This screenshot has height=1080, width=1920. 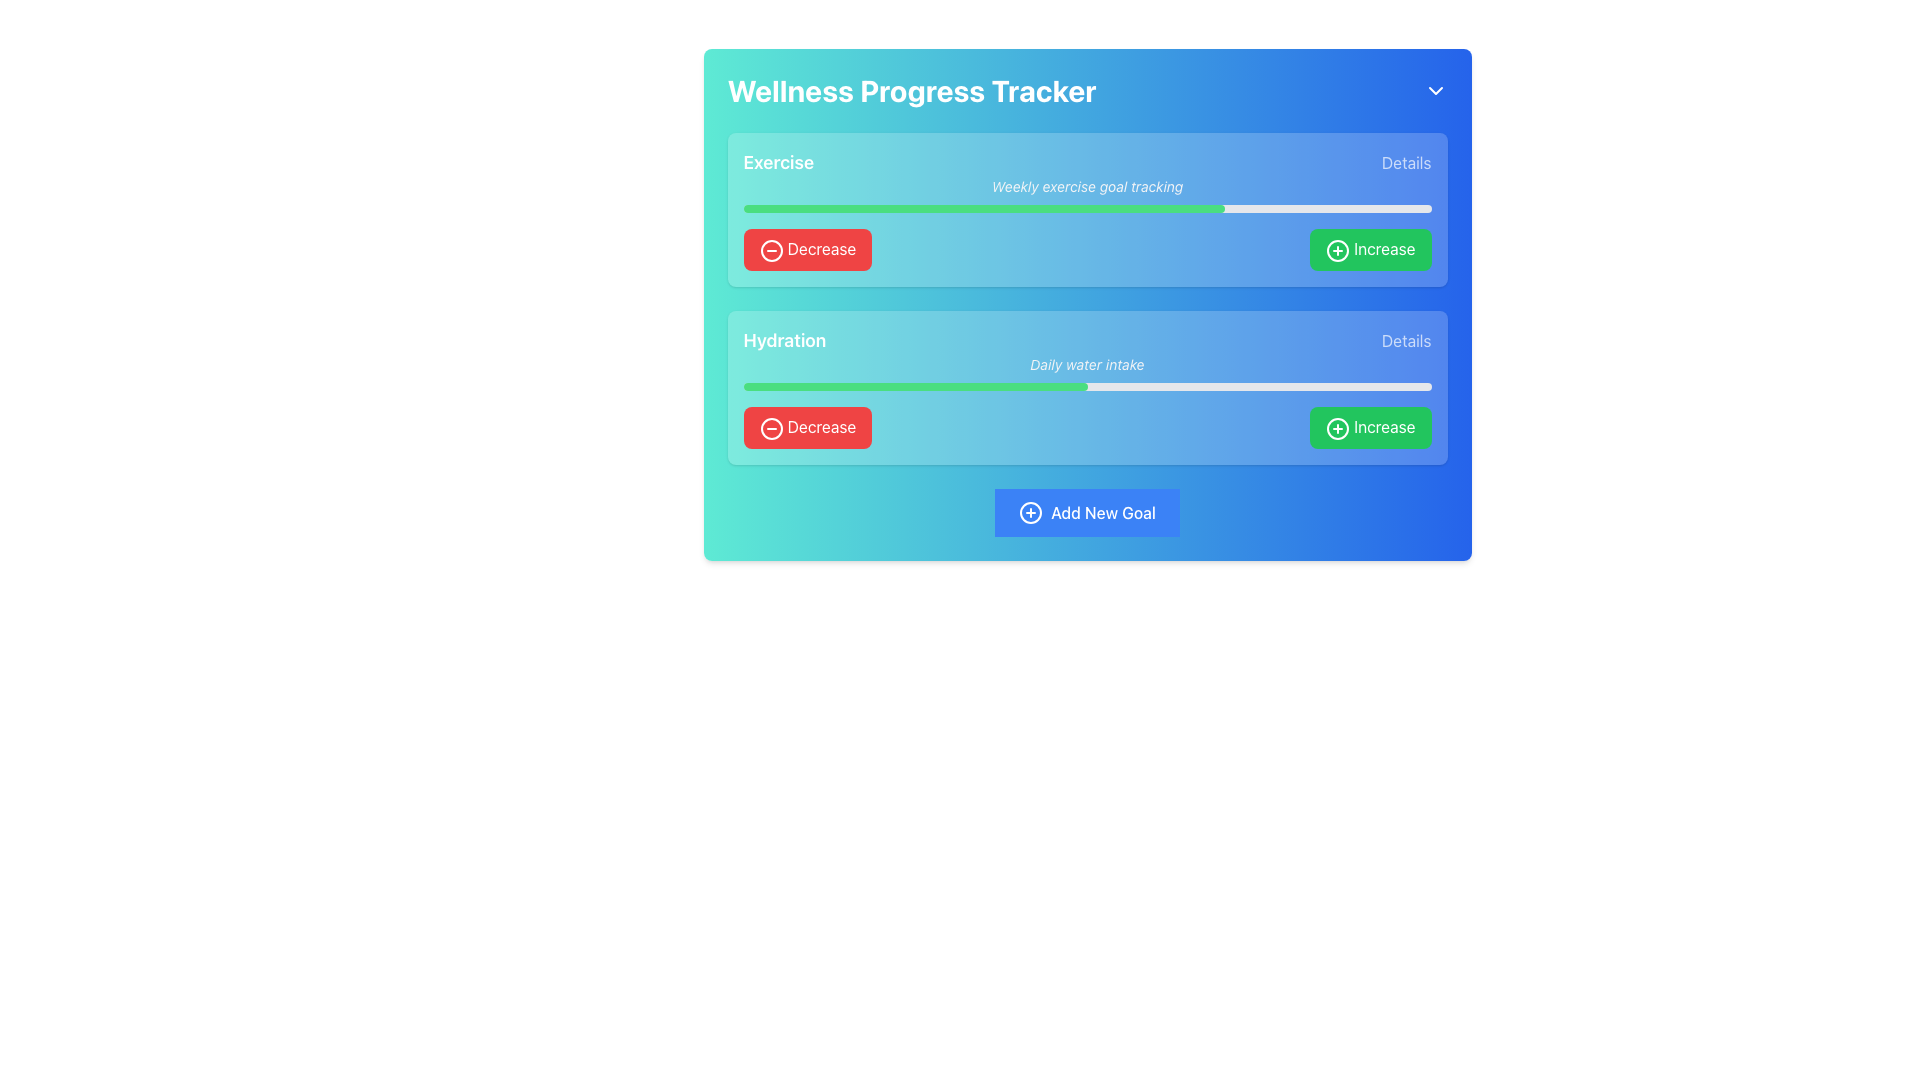 What do you see at coordinates (1086, 511) in the screenshot?
I see `the prominent button labeled 'Add New Goal' with a blue gradient background and a circular plus icon` at bounding box center [1086, 511].